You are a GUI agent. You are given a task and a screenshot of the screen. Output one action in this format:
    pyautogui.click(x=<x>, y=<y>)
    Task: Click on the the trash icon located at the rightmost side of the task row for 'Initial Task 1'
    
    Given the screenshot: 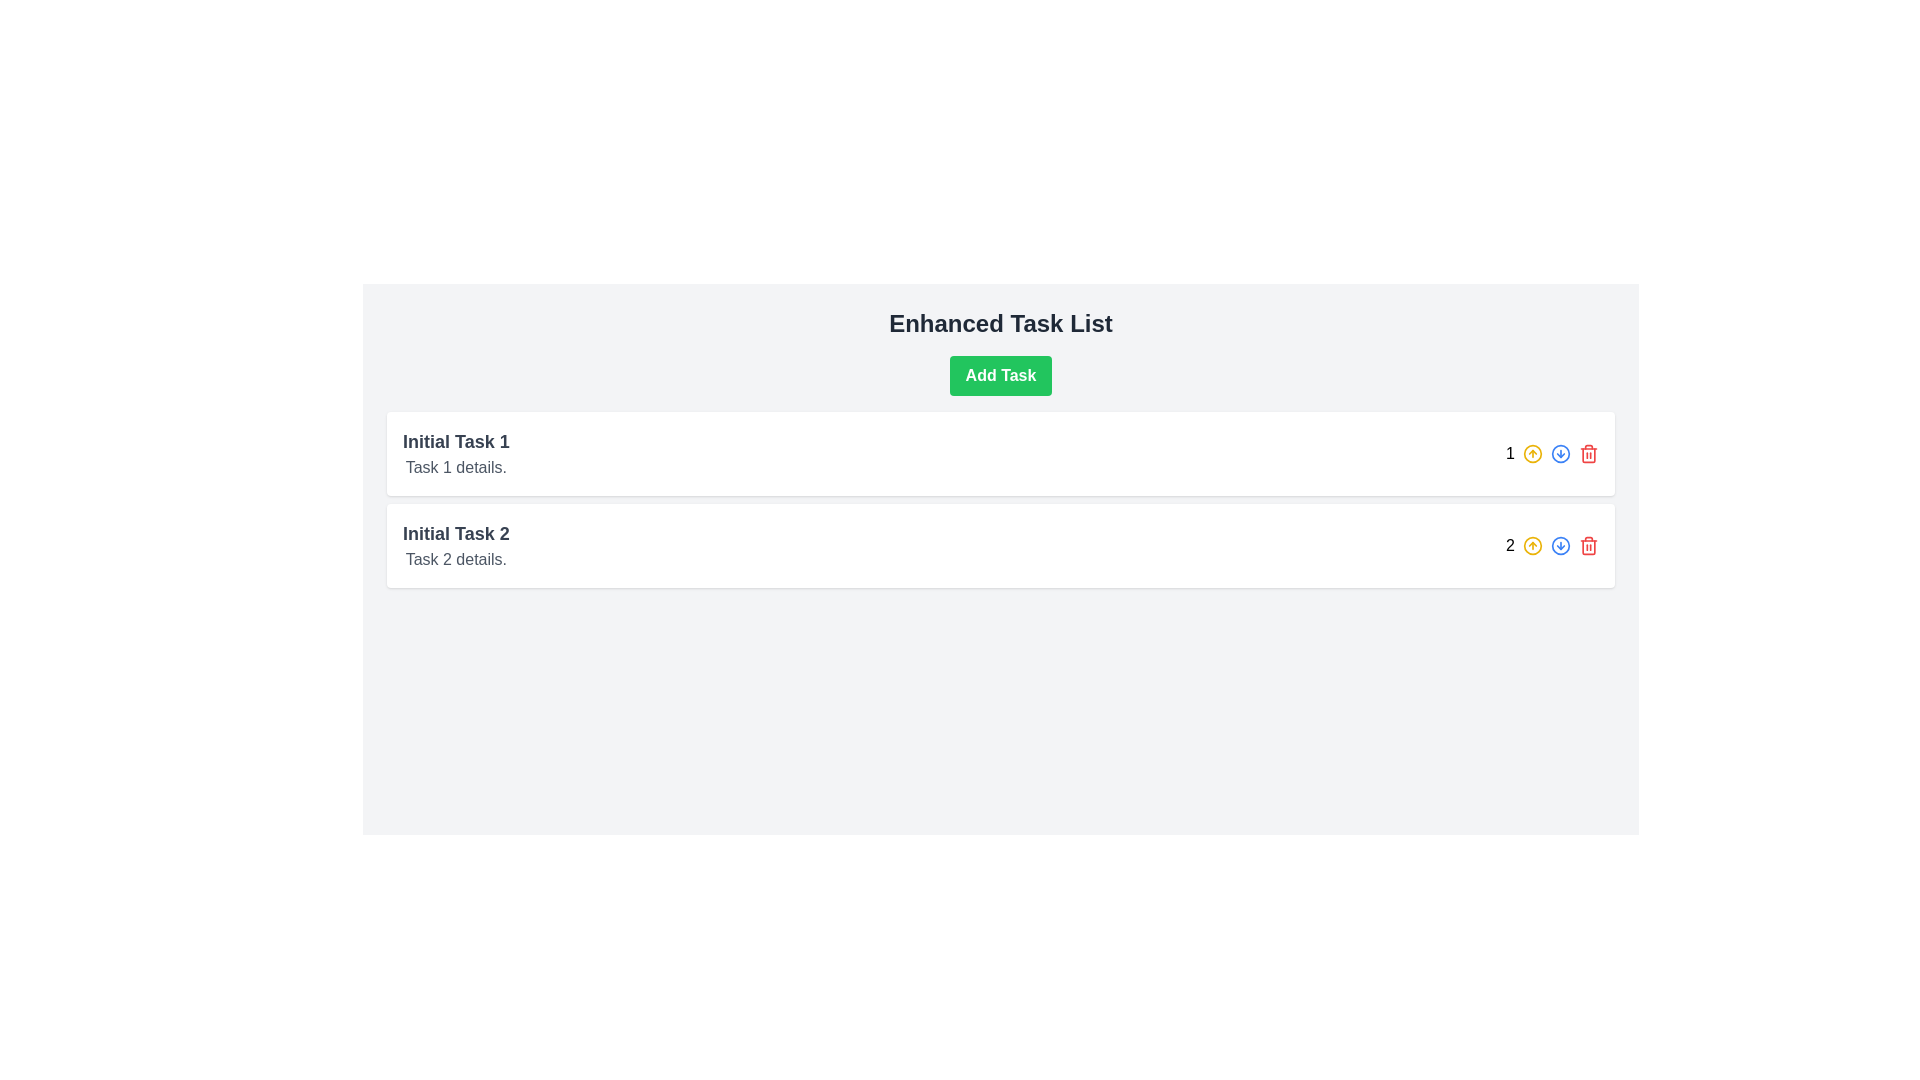 What is the action you would take?
    pyautogui.click(x=1587, y=455)
    